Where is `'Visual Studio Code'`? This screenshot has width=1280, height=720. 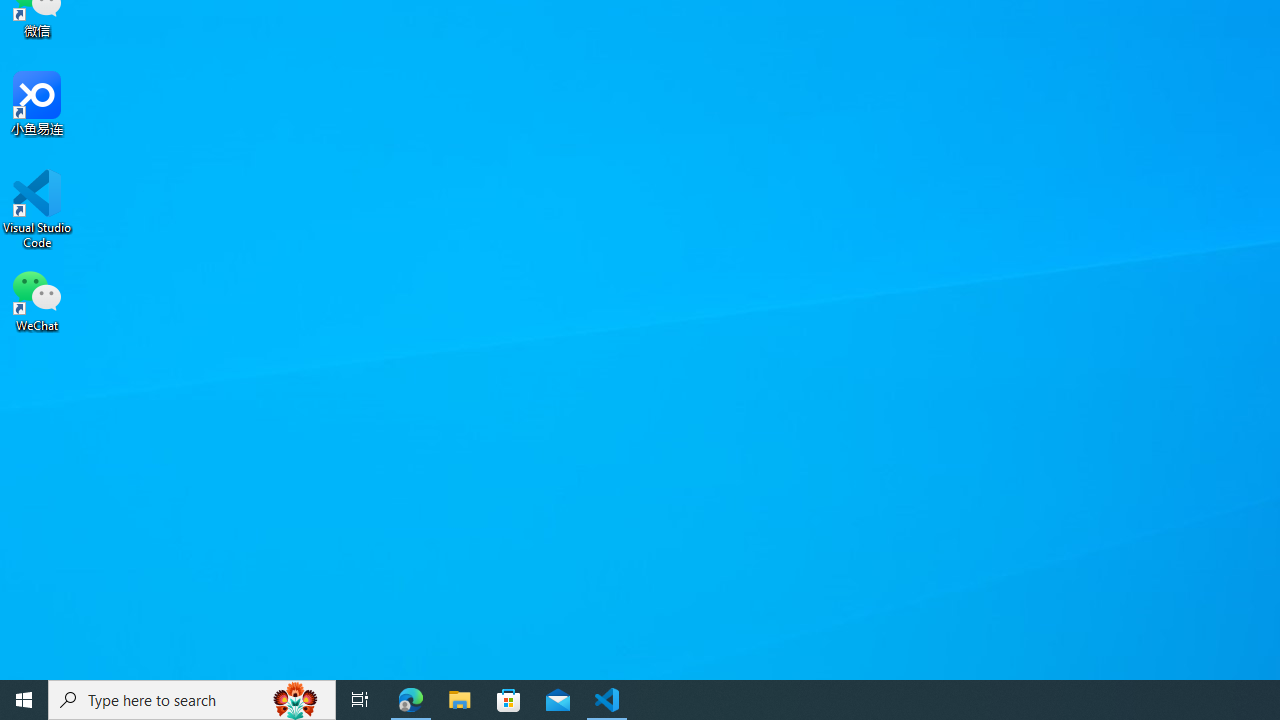 'Visual Studio Code' is located at coordinates (37, 209).